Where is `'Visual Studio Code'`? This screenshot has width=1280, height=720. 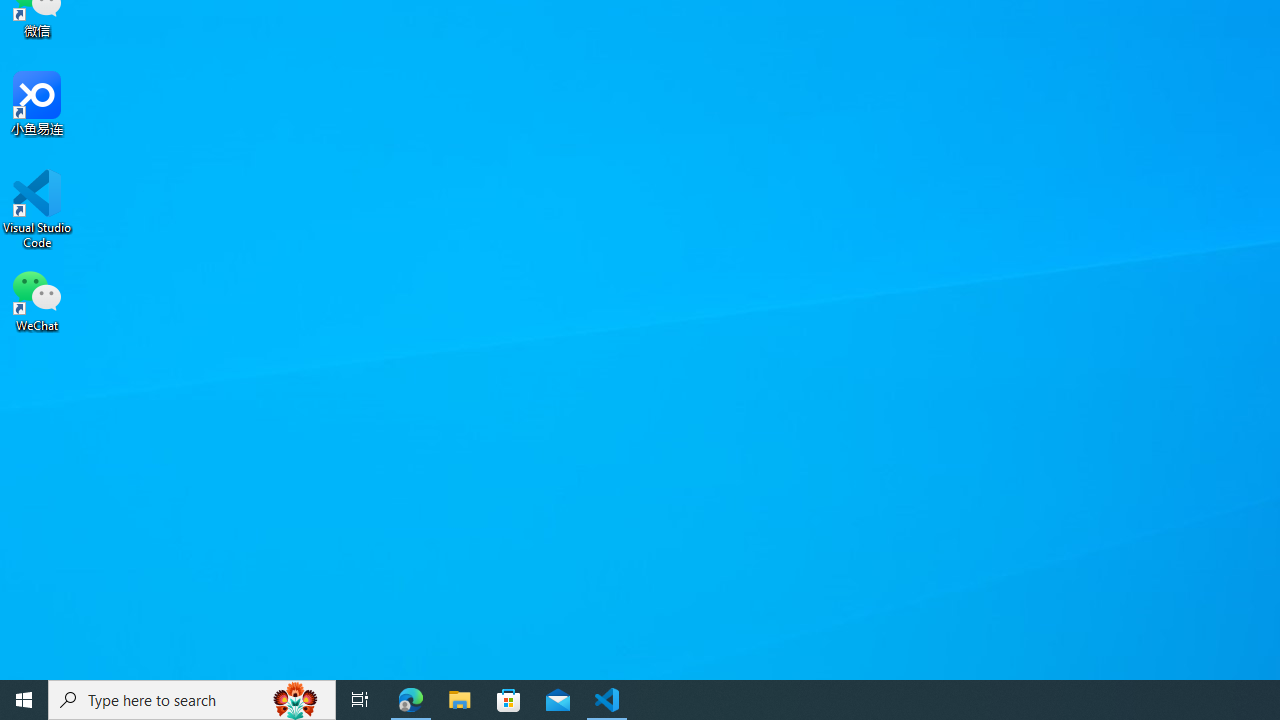 'Visual Studio Code' is located at coordinates (37, 209).